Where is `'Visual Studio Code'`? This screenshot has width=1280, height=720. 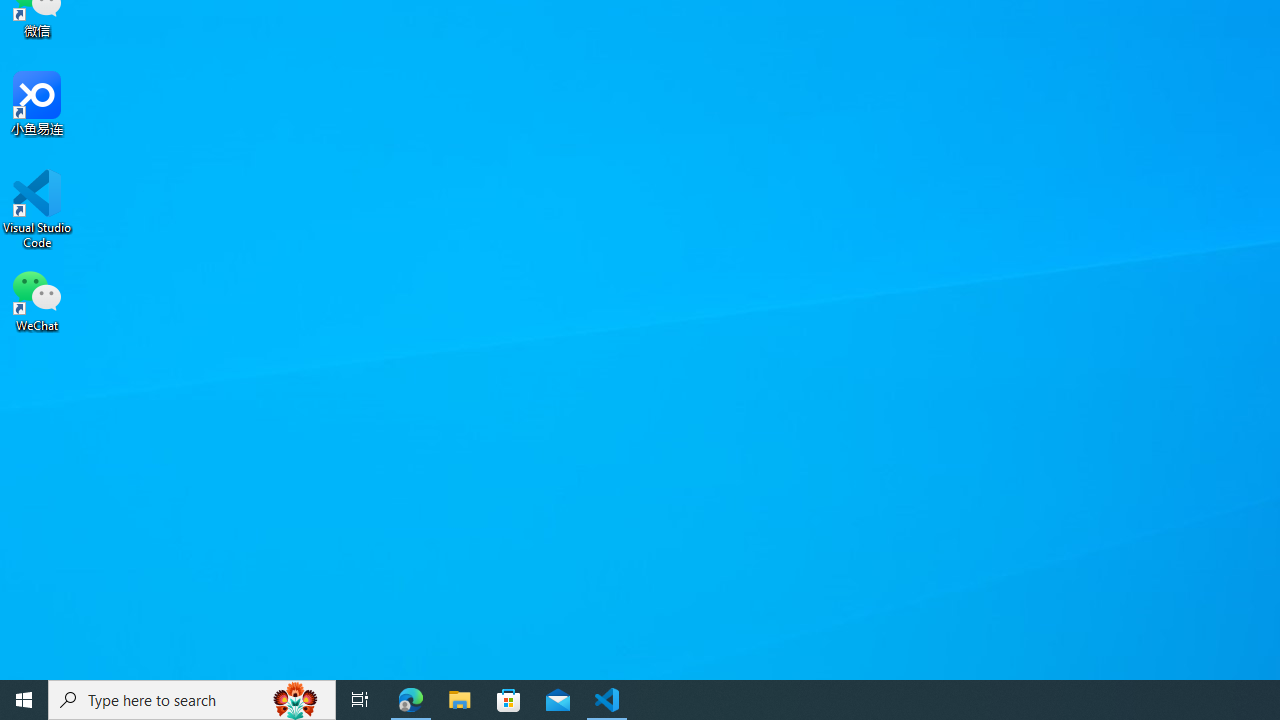 'Visual Studio Code' is located at coordinates (37, 209).